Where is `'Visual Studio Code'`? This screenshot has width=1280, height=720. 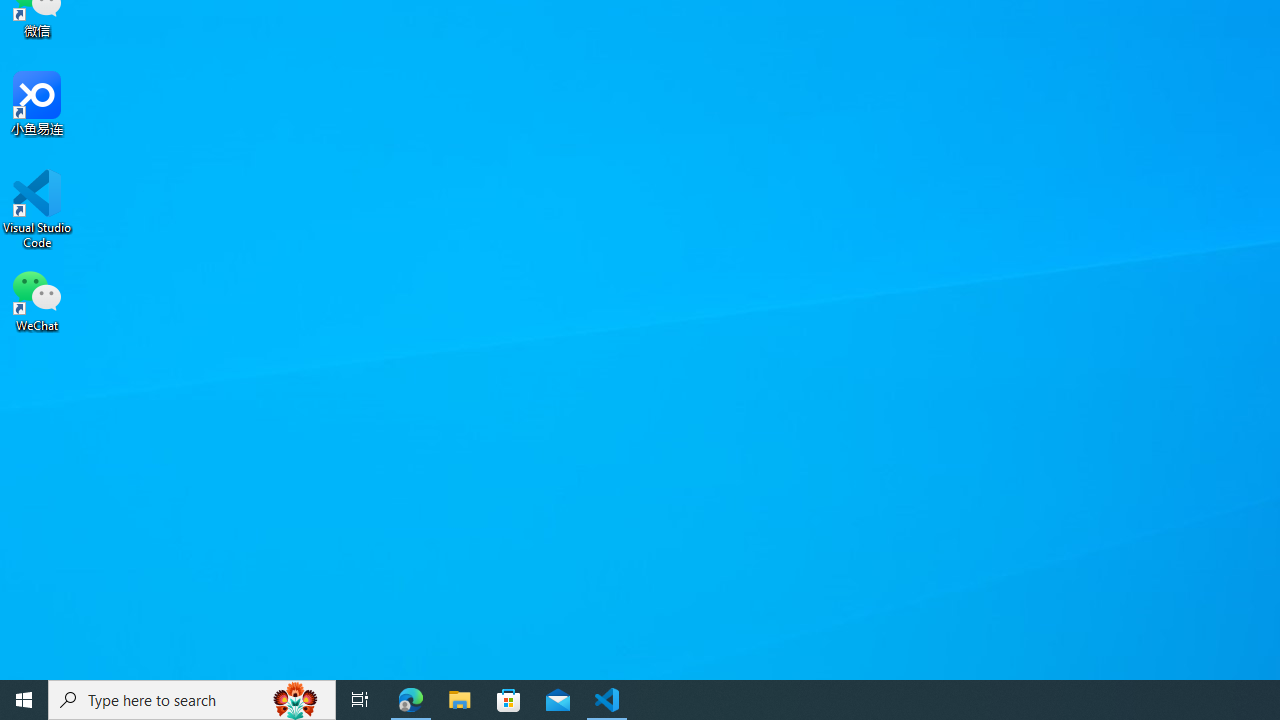 'Visual Studio Code' is located at coordinates (37, 209).